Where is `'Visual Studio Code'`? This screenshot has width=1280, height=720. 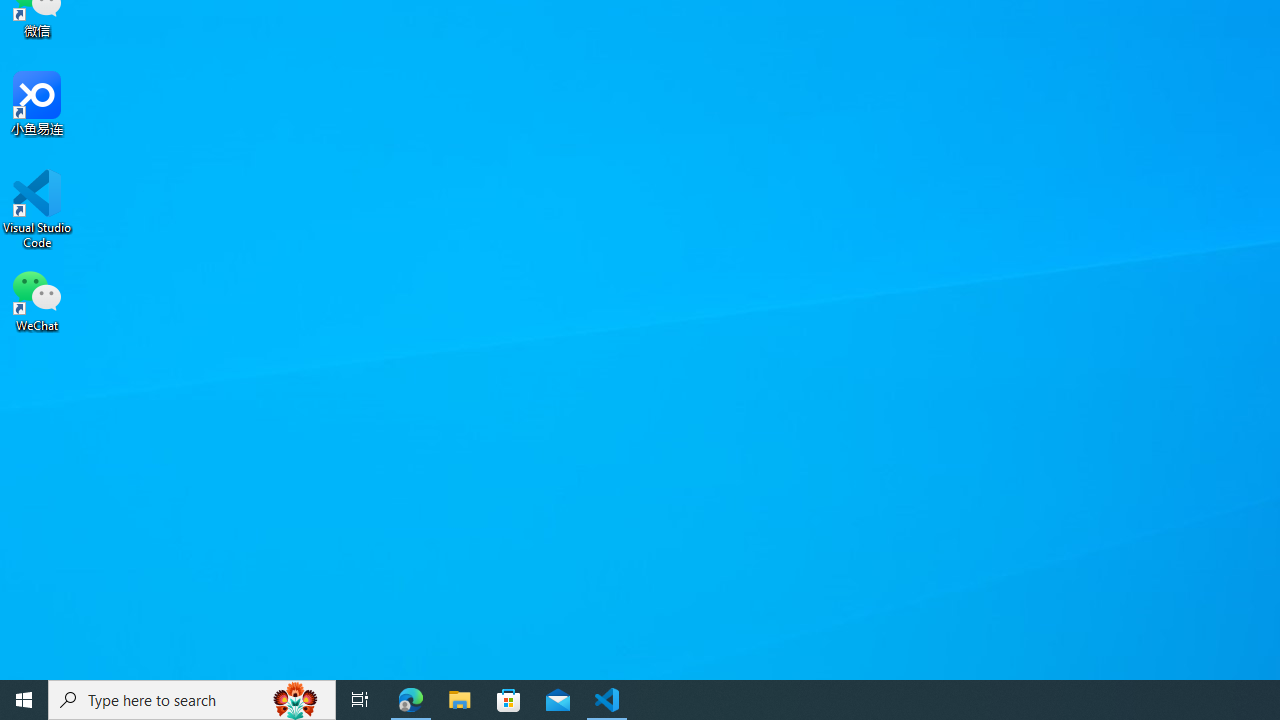 'Visual Studio Code' is located at coordinates (37, 209).